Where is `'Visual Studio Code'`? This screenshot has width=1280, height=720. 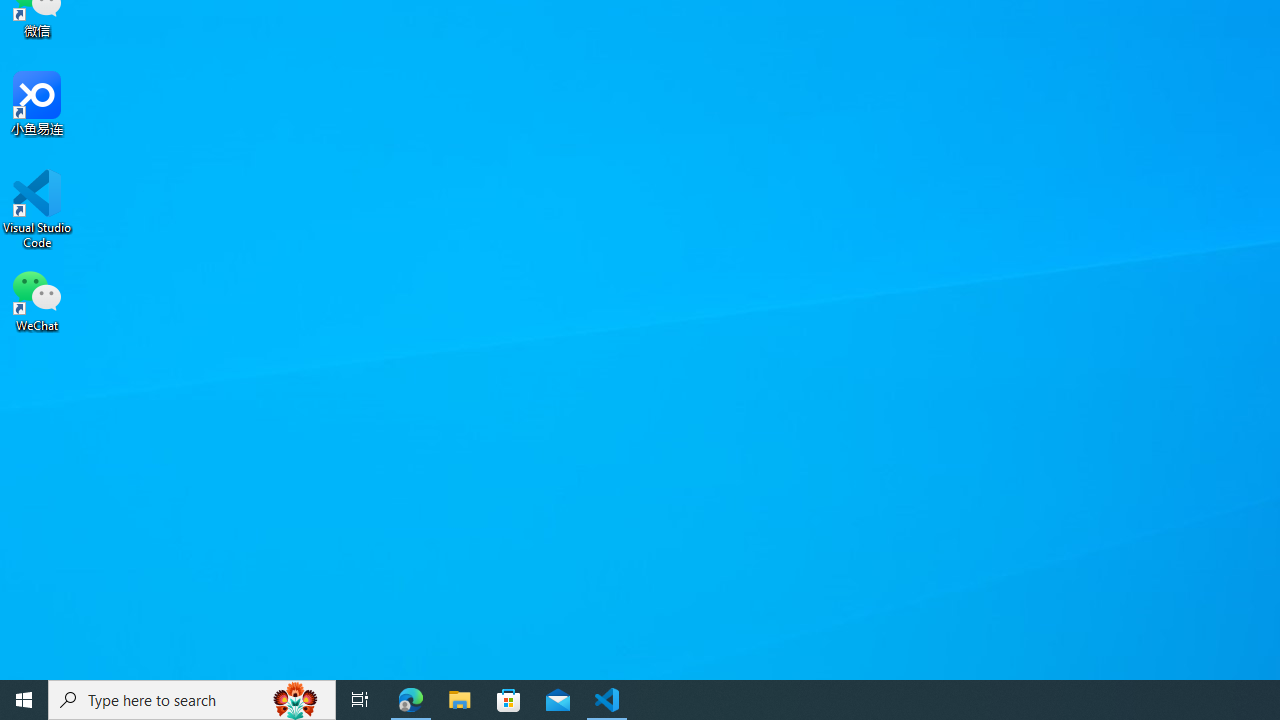 'Visual Studio Code' is located at coordinates (37, 209).